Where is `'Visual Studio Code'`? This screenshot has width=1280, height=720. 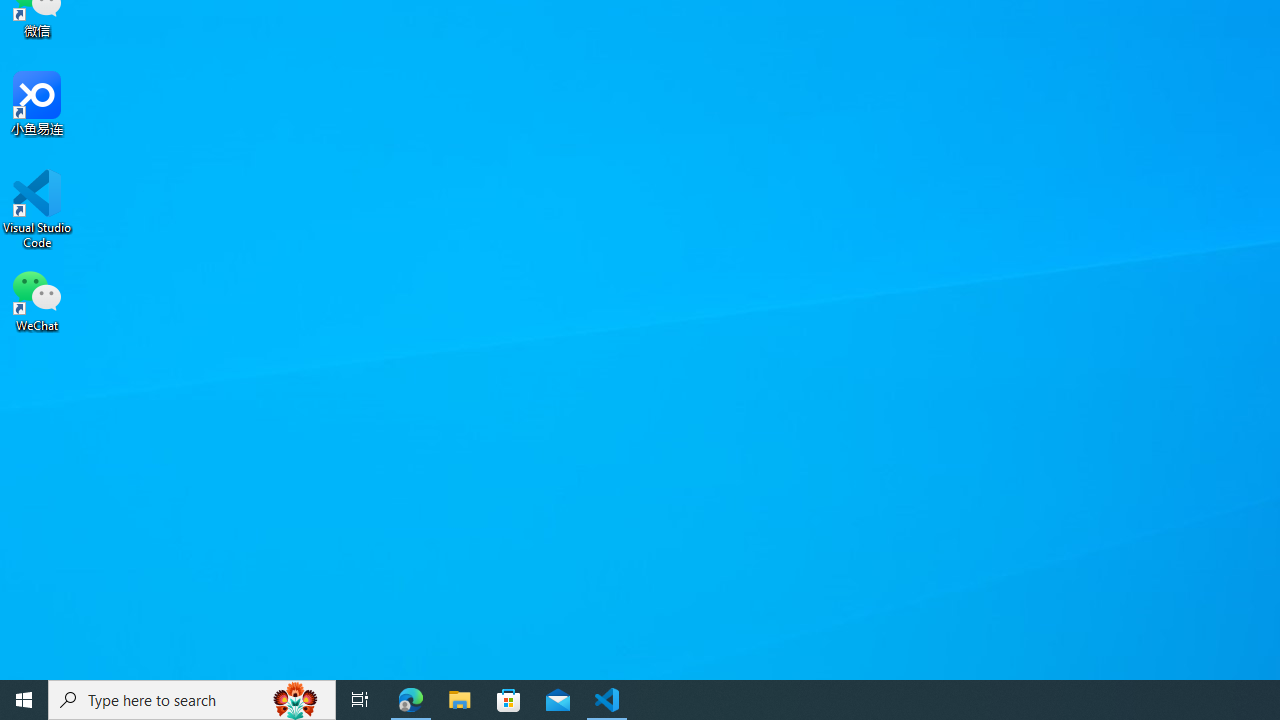 'Visual Studio Code' is located at coordinates (37, 209).